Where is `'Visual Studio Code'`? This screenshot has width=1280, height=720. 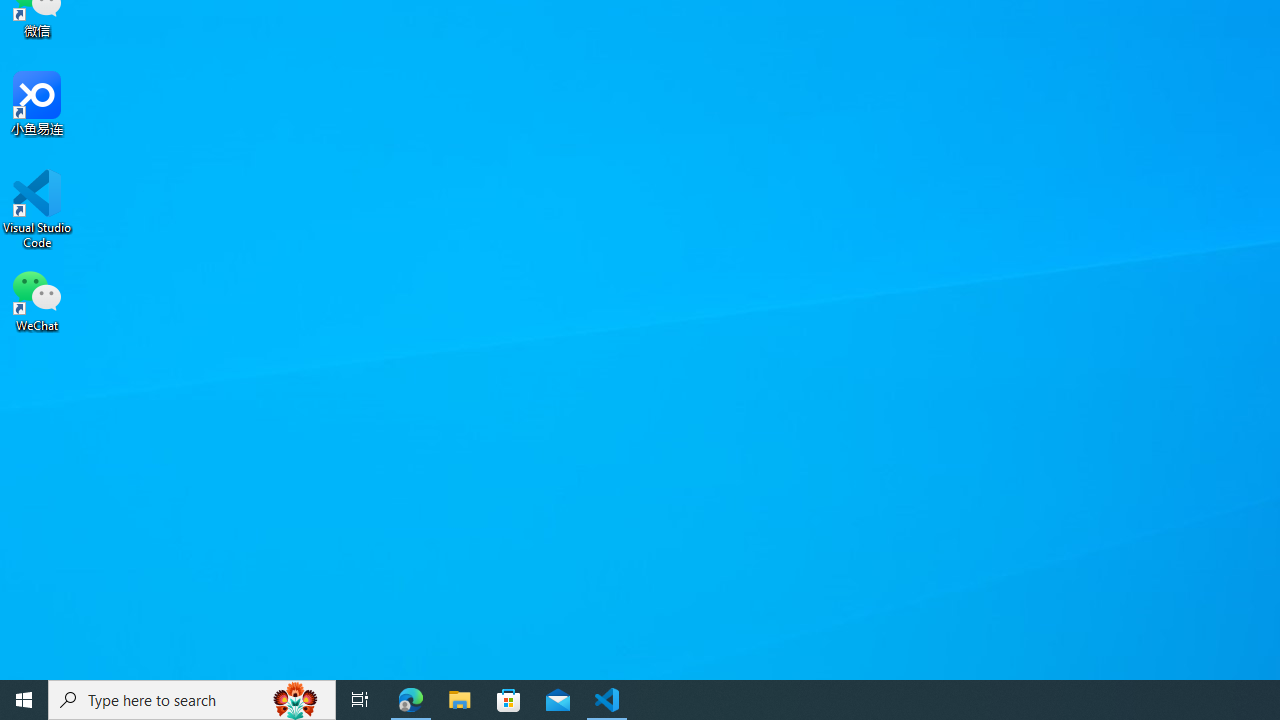 'Visual Studio Code' is located at coordinates (37, 209).